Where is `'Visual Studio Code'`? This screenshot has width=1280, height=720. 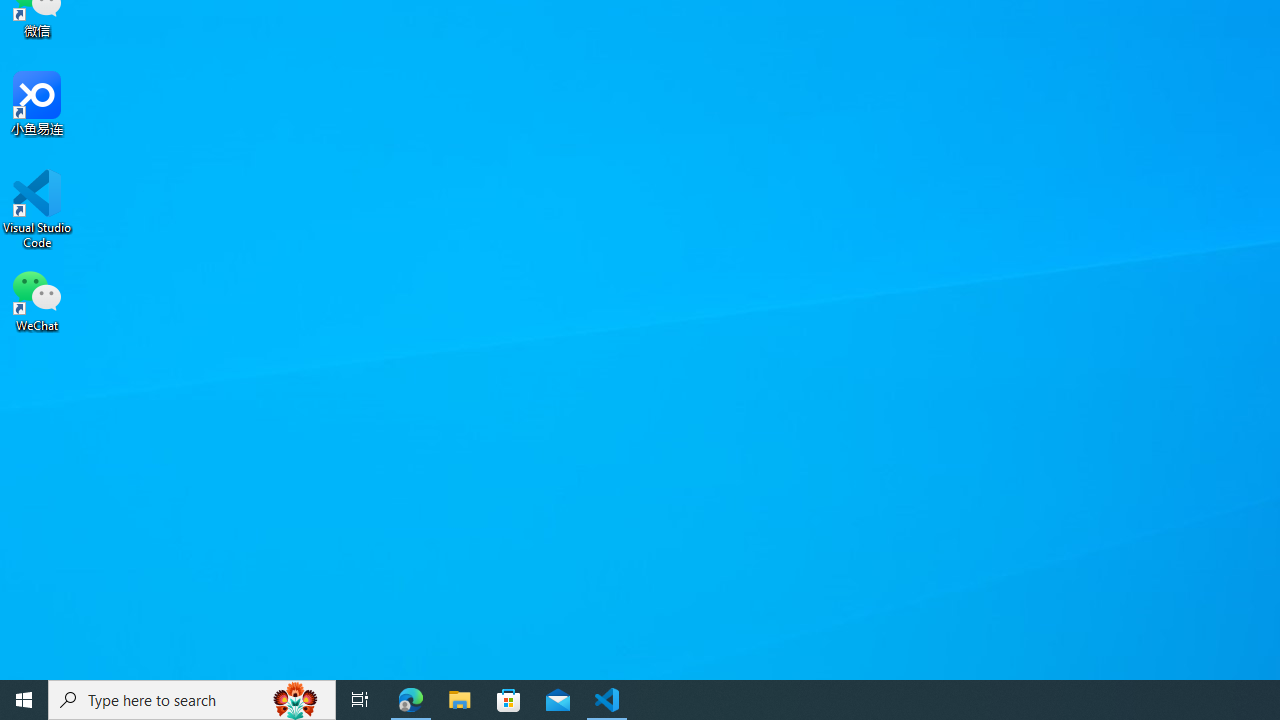 'Visual Studio Code' is located at coordinates (37, 209).